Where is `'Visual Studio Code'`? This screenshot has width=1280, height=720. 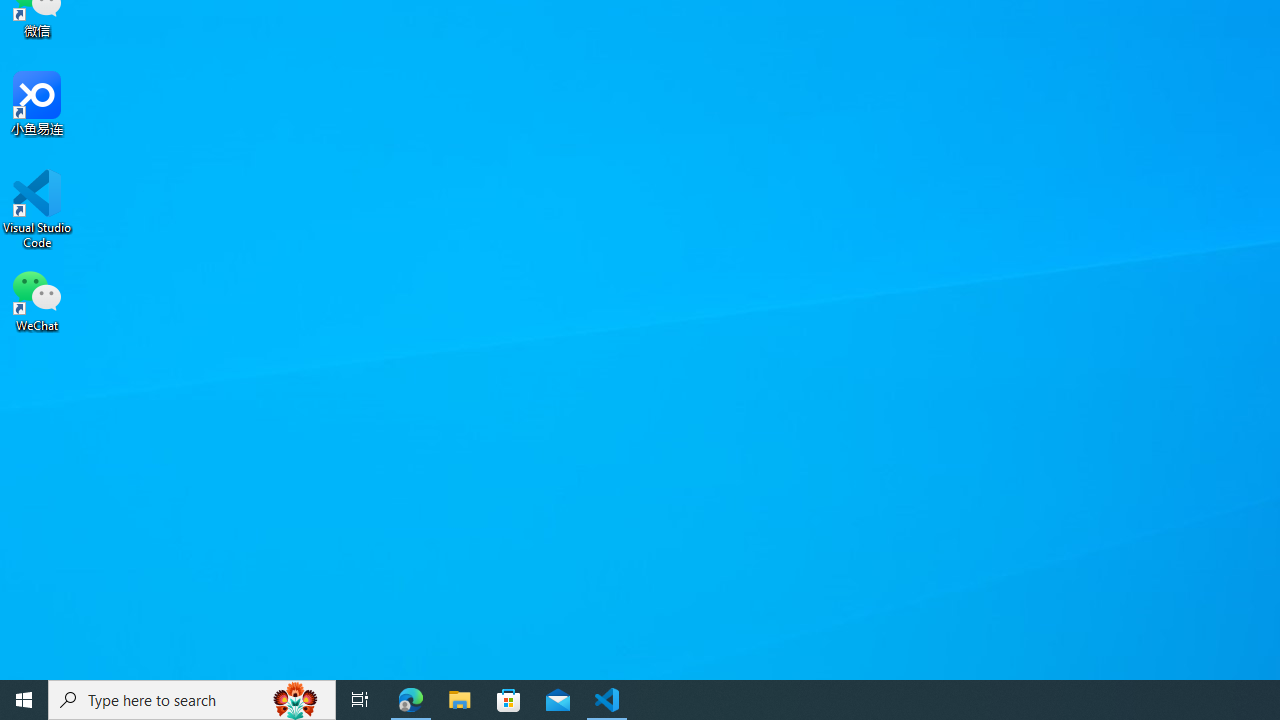 'Visual Studio Code' is located at coordinates (37, 209).